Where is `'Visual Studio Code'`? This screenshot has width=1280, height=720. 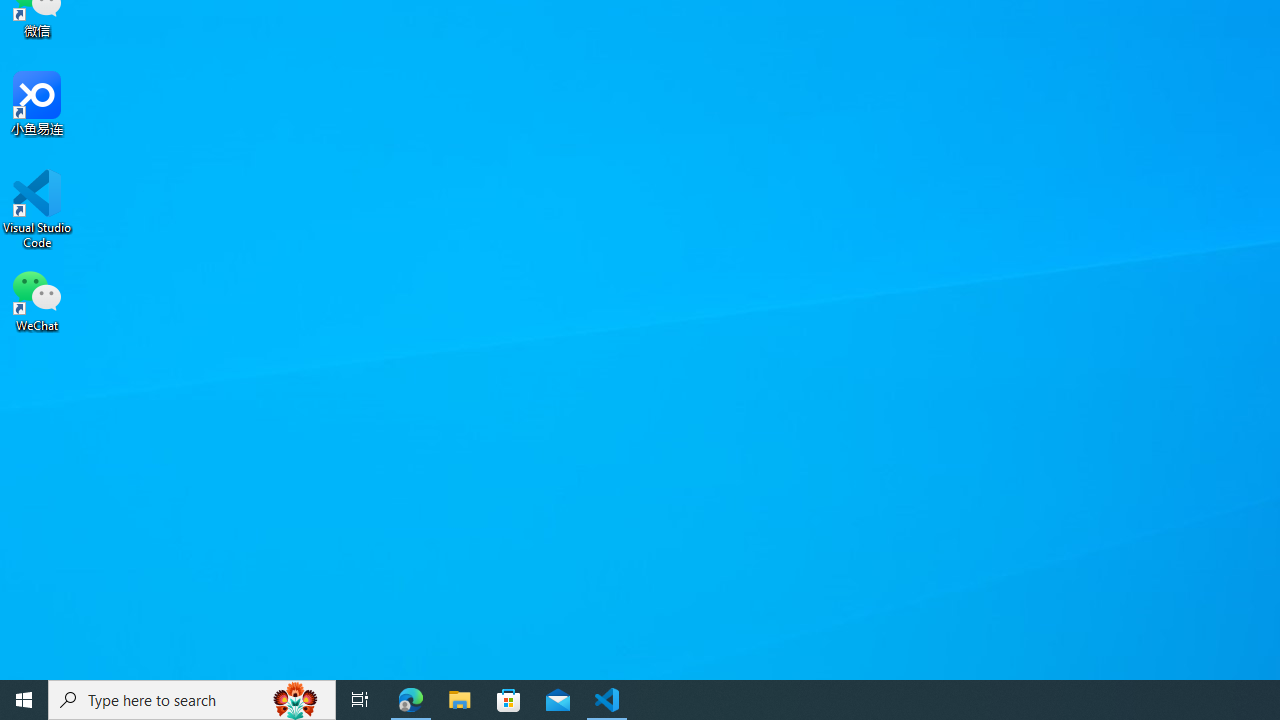 'Visual Studio Code' is located at coordinates (37, 209).